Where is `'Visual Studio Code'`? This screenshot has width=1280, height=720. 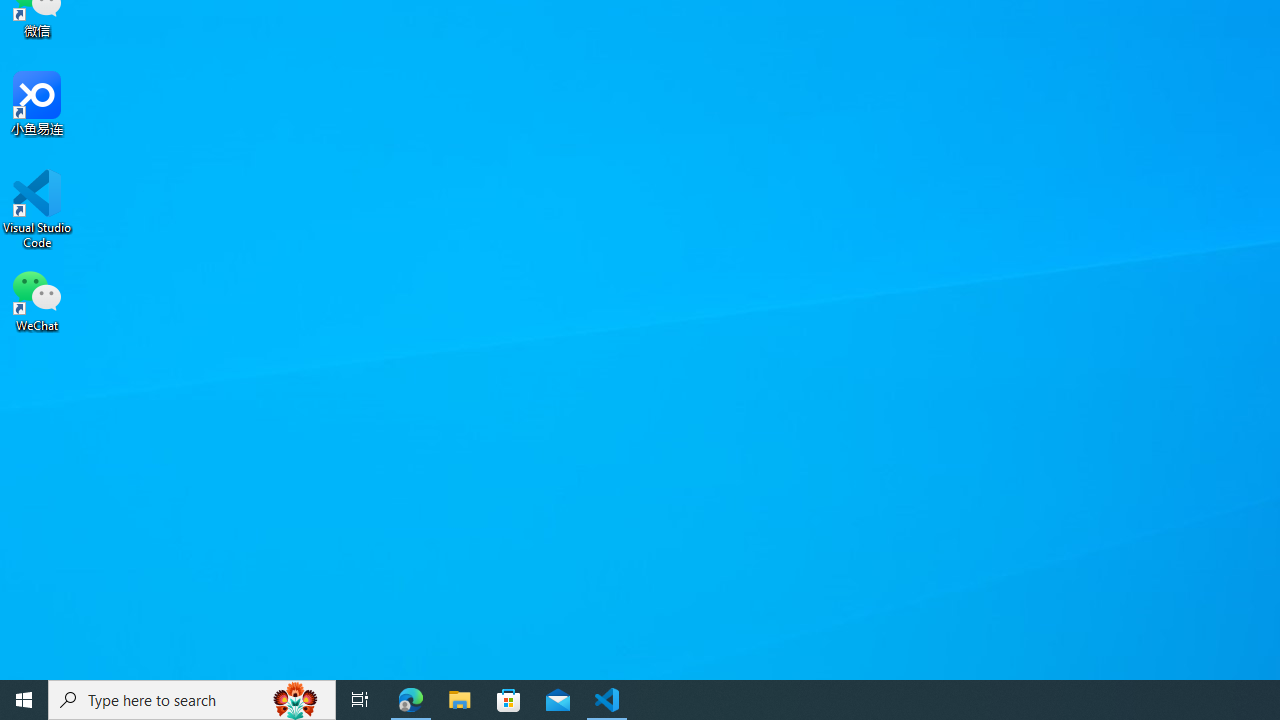 'Visual Studio Code' is located at coordinates (37, 209).